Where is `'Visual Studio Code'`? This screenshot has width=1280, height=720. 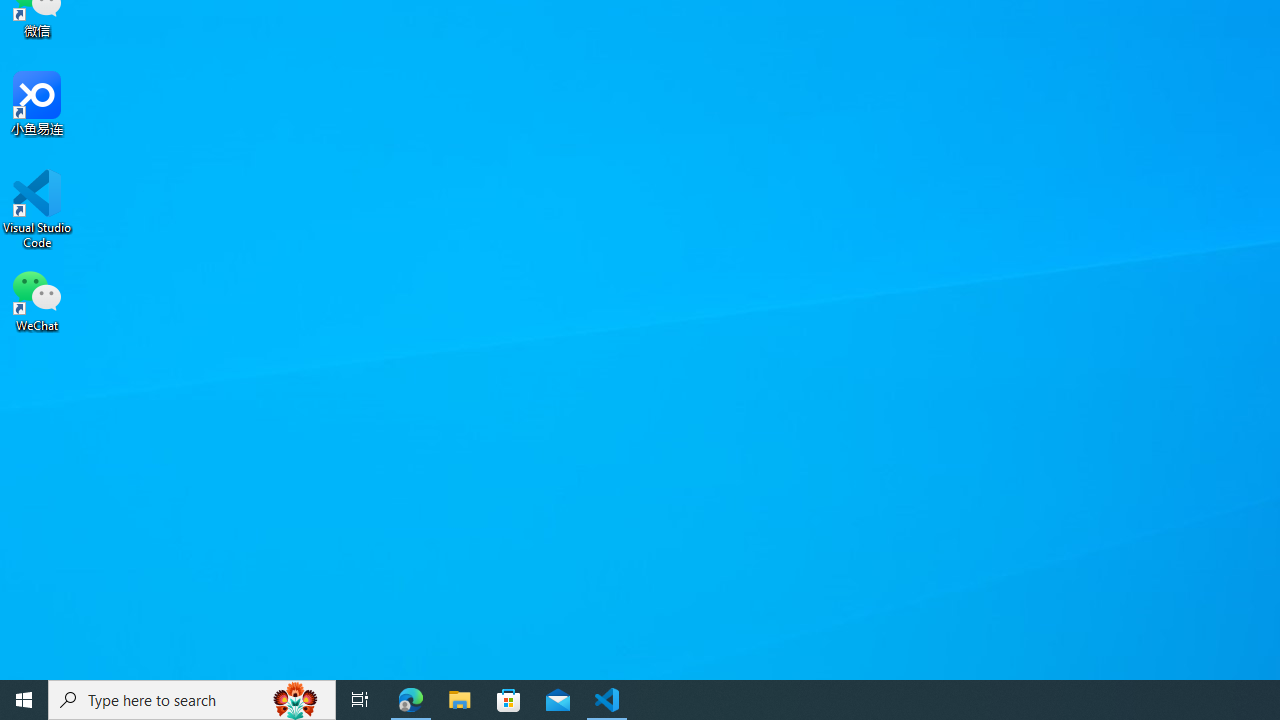 'Visual Studio Code' is located at coordinates (37, 209).